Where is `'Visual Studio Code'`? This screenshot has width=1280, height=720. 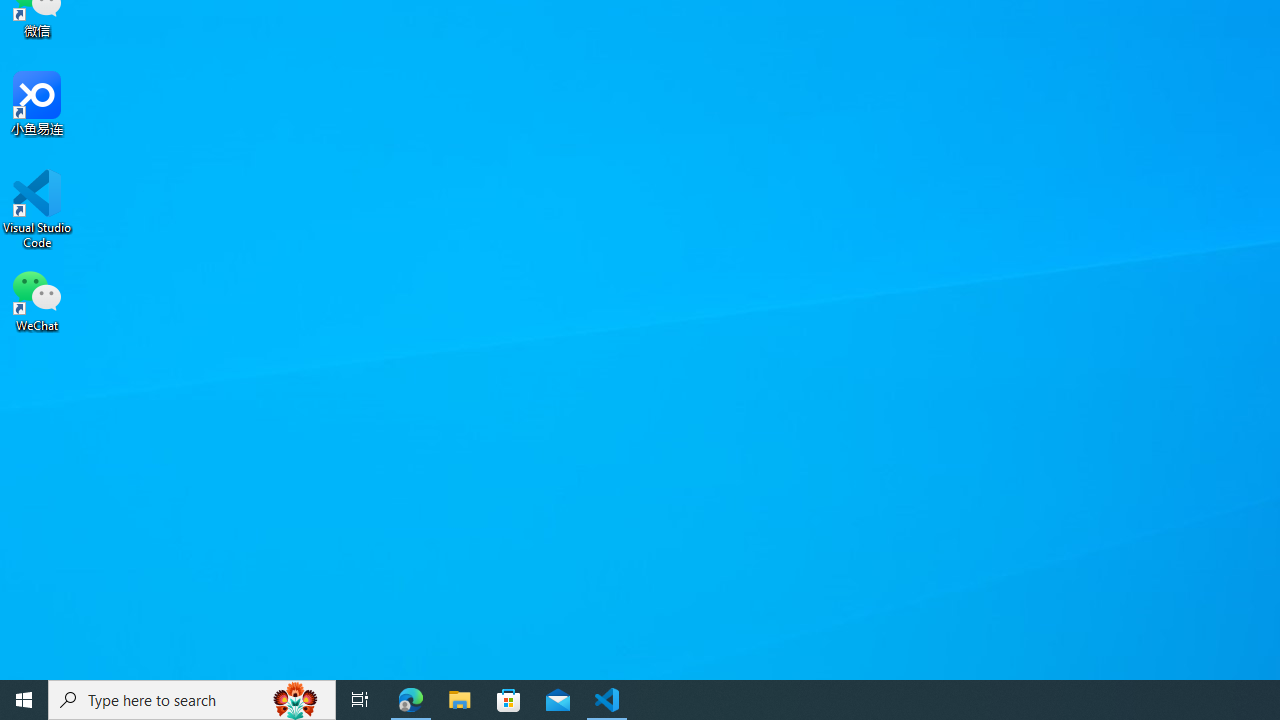 'Visual Studio Code' is located at coordinates (37, 209).